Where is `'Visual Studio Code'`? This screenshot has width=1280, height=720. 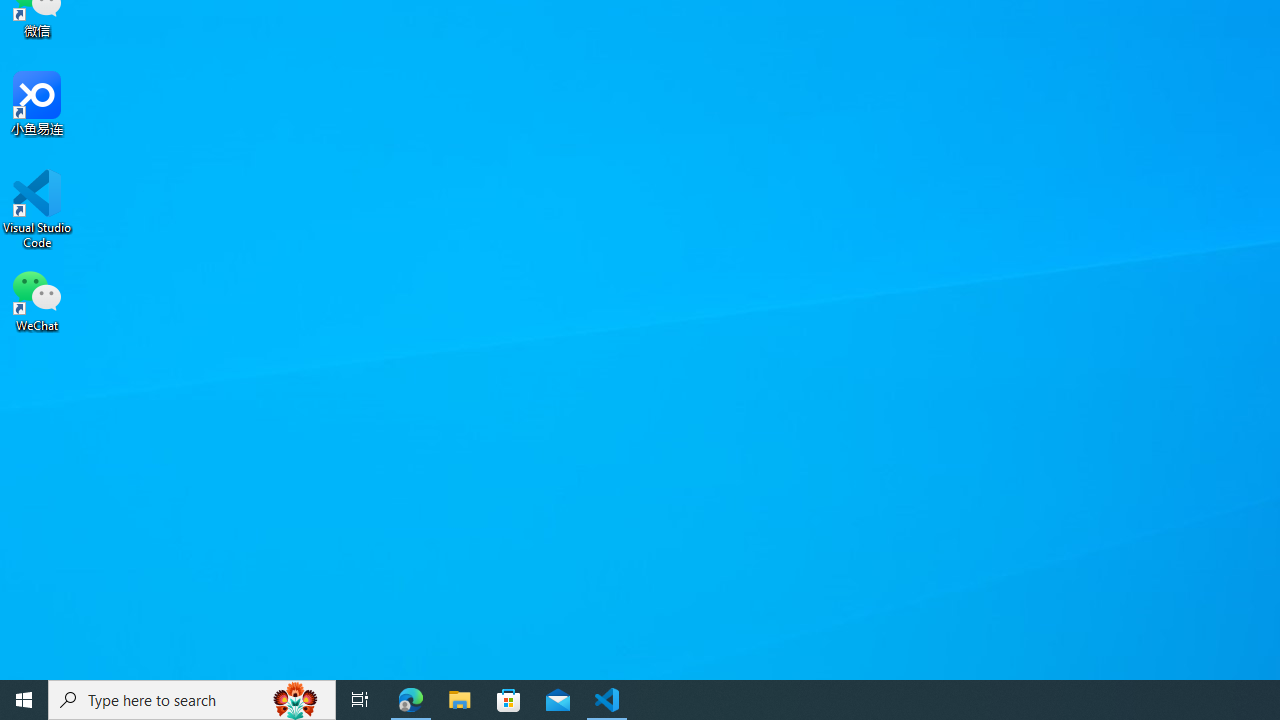 'Visual Studio Code' is located at coordinates (37, 209).